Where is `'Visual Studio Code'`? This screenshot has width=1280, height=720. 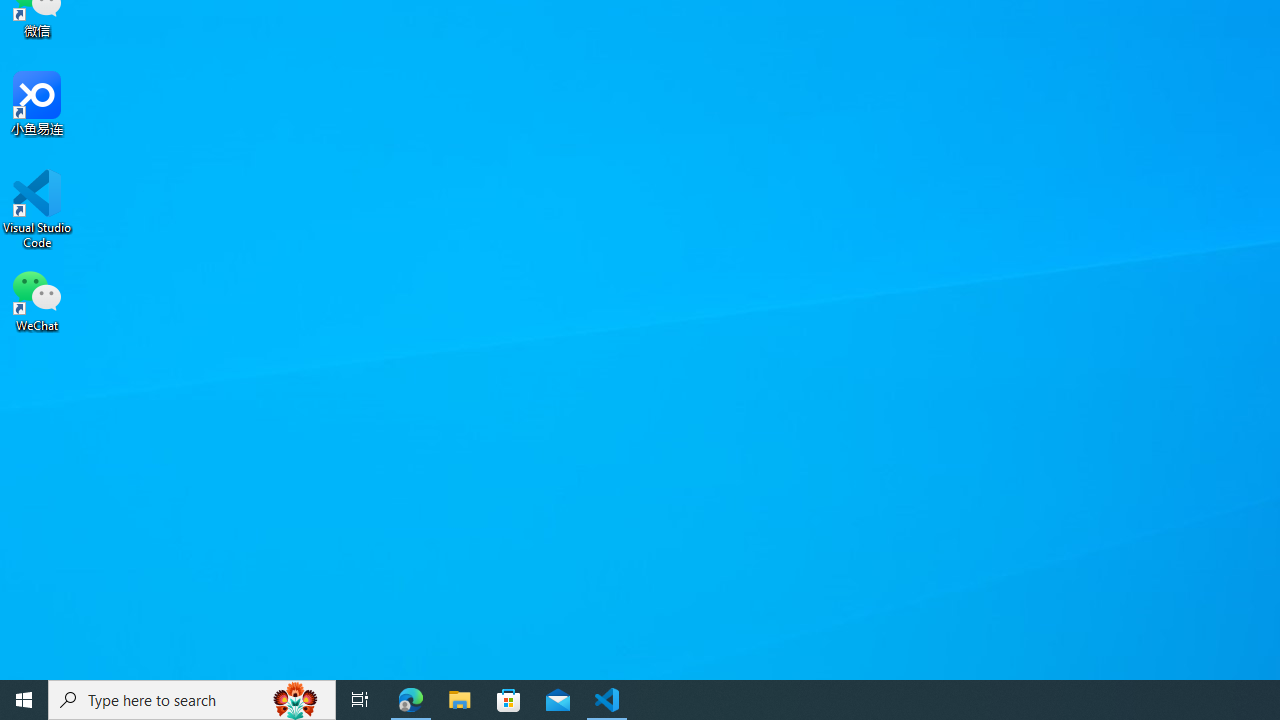 'Visual Studio Code' is located at coordinates (37, 209).